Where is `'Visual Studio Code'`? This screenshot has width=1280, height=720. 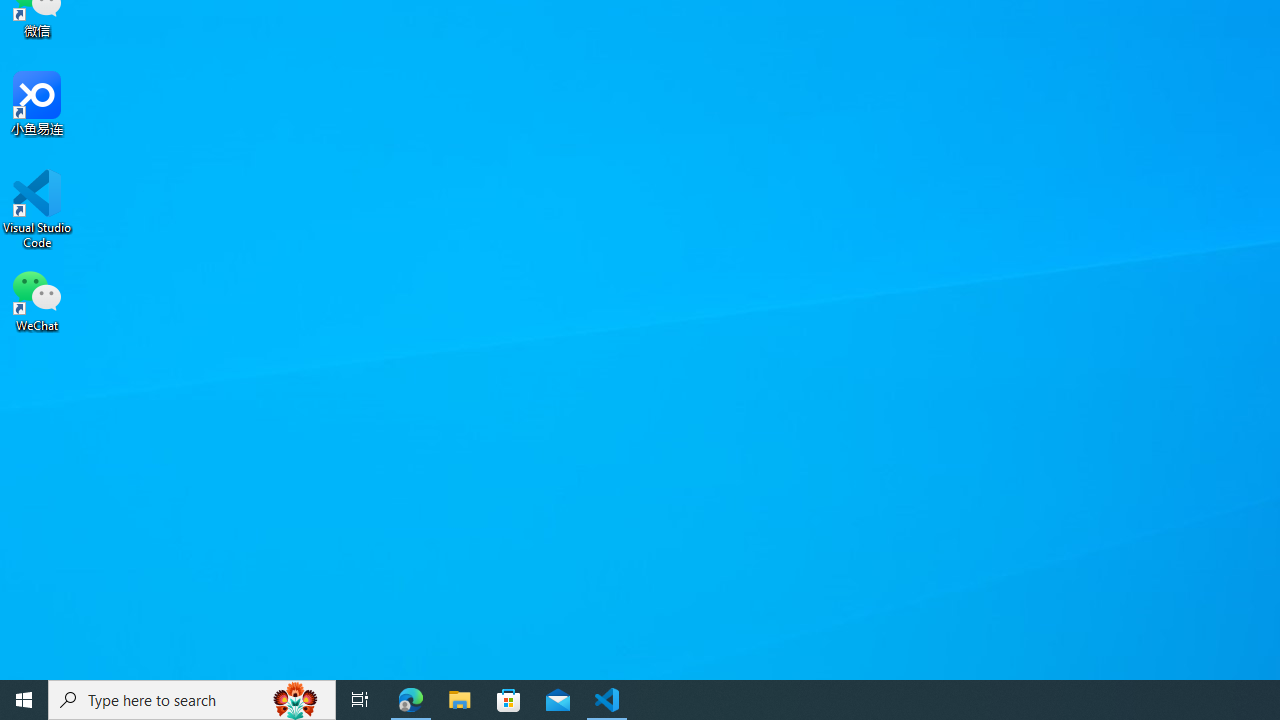 'Visual Studio Code' is located at coordinates (37, 209).